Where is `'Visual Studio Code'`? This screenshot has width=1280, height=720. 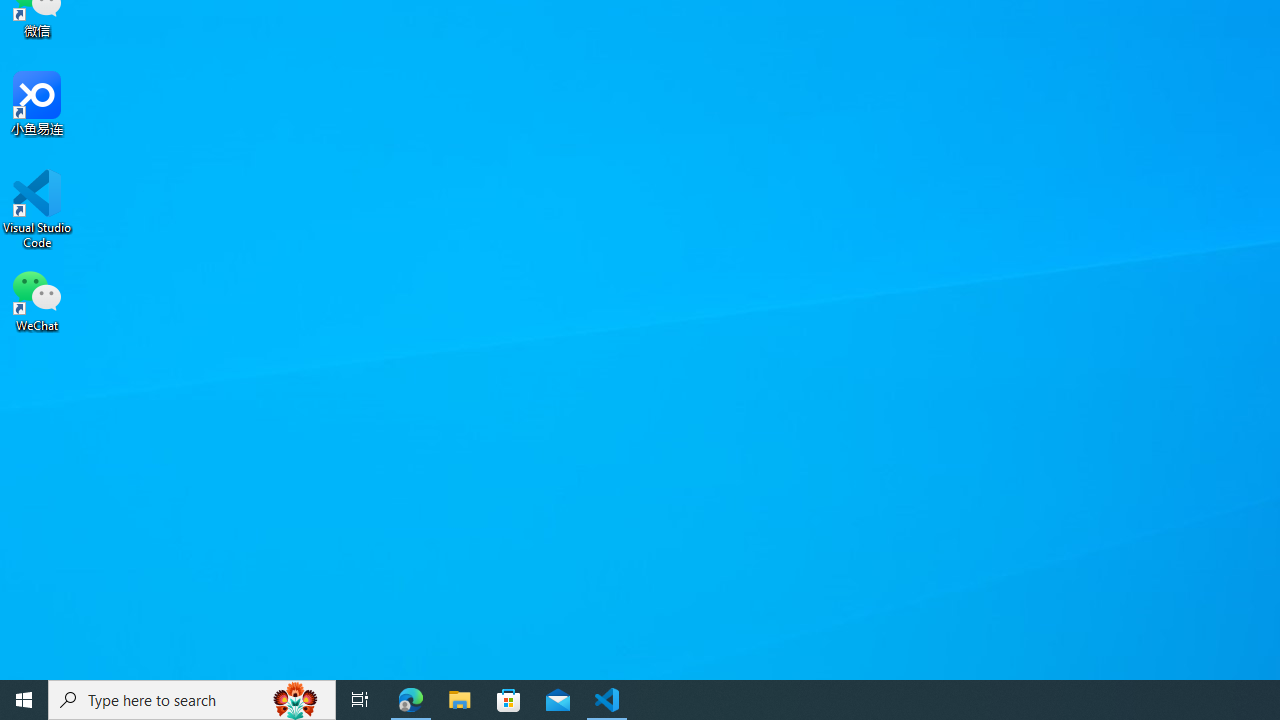 'Visual Studio Code' is located at coordinates (37, 209).